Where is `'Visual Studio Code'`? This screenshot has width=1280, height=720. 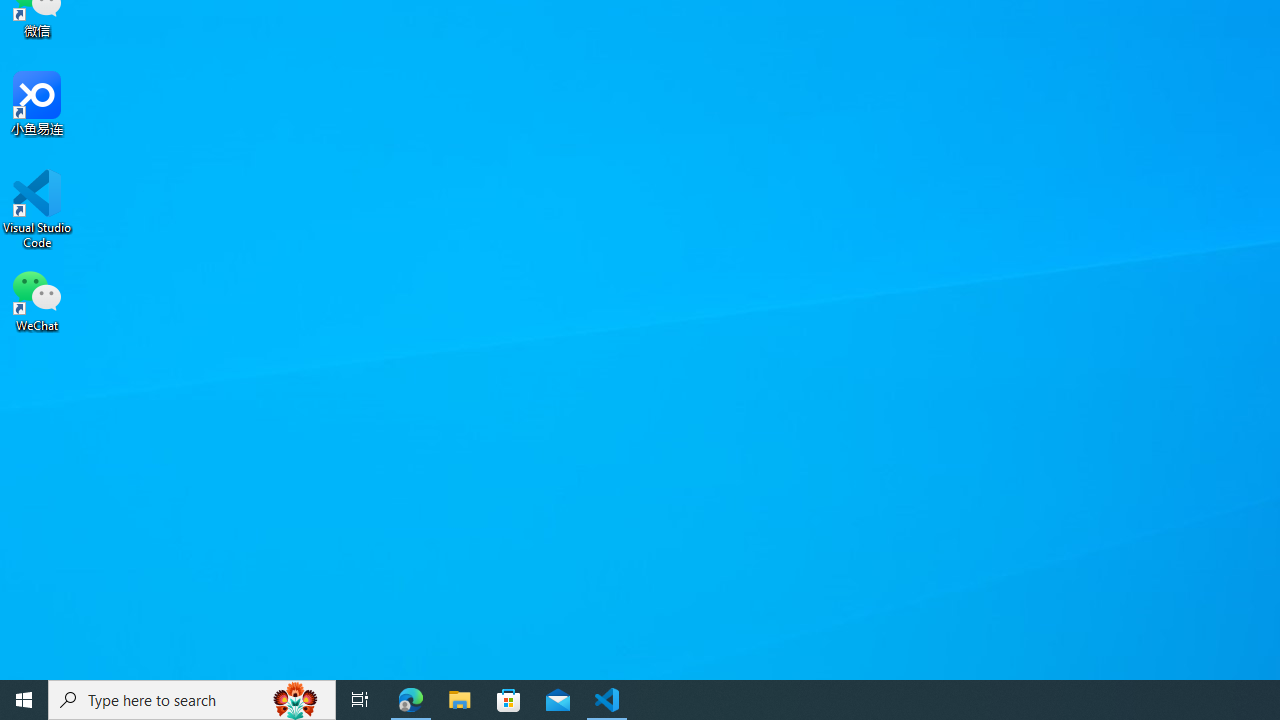 'Visual Studio Code' is located at coordinates (37, 209).